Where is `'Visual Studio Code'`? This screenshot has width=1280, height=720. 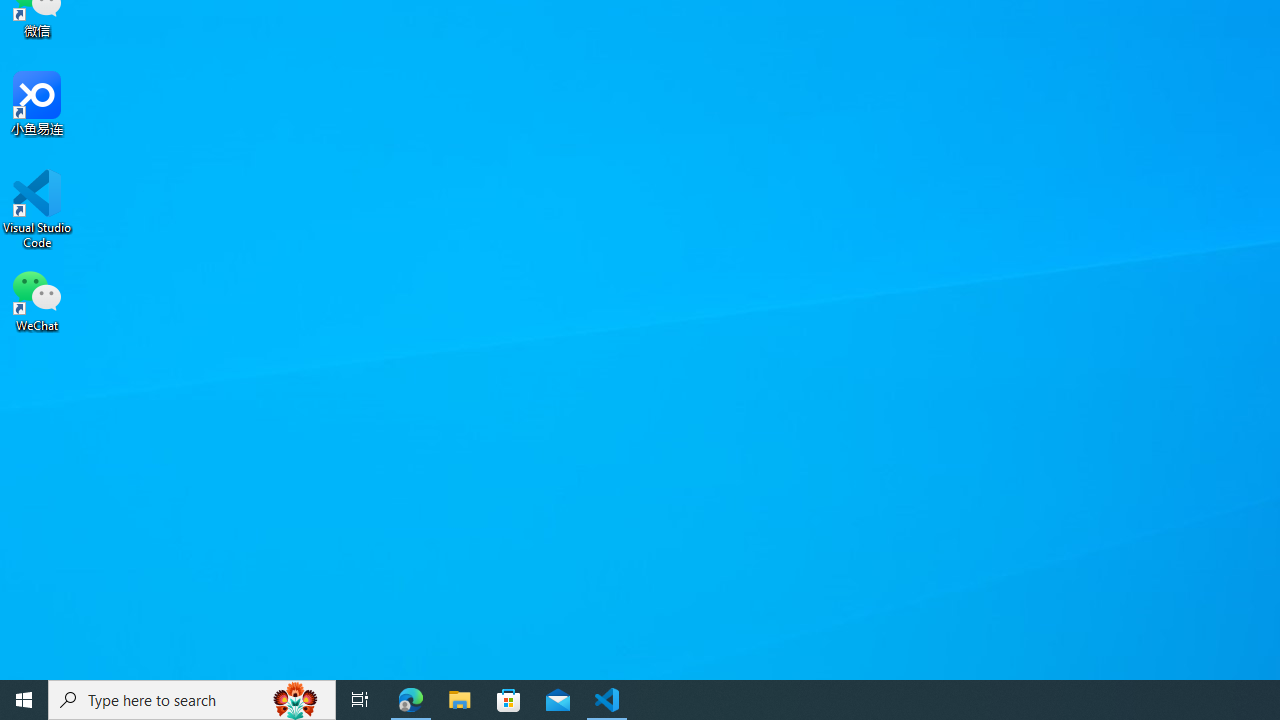 'Visual Studio Code' is located at coordinates (37, 209).